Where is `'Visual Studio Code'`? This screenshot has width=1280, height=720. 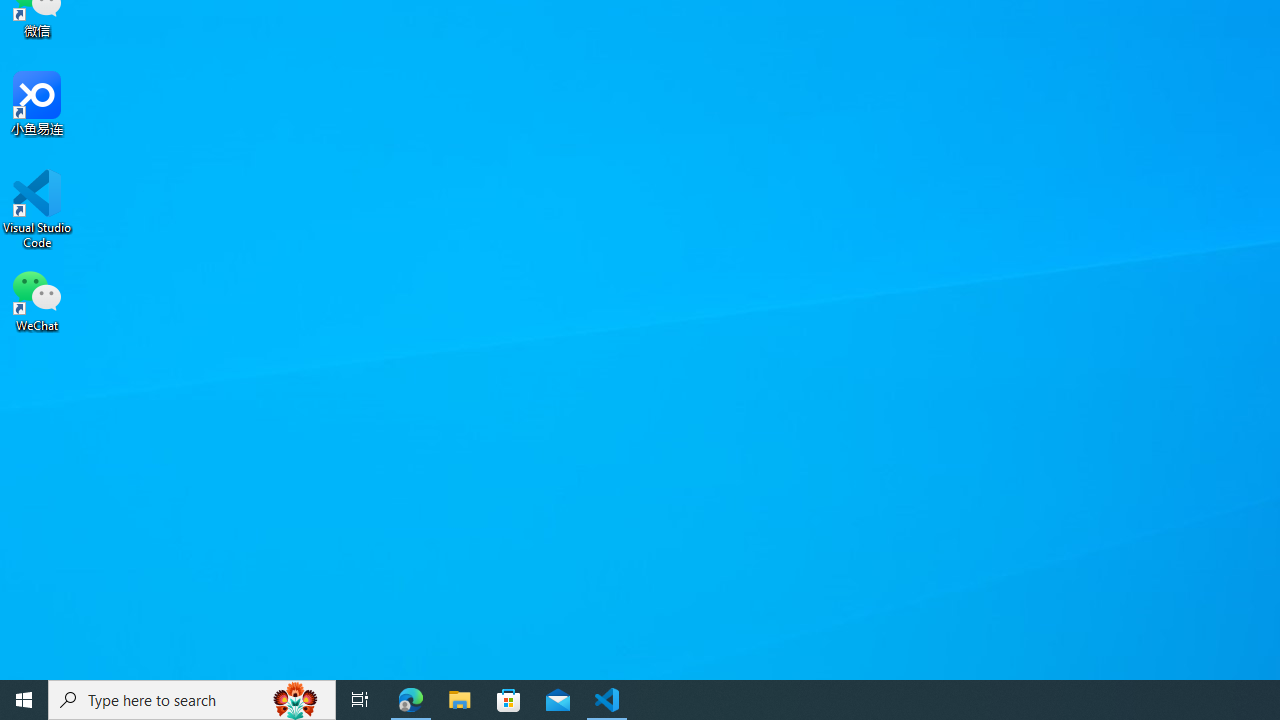 'Visual Studio Code' is located at coordinates (37, 209).